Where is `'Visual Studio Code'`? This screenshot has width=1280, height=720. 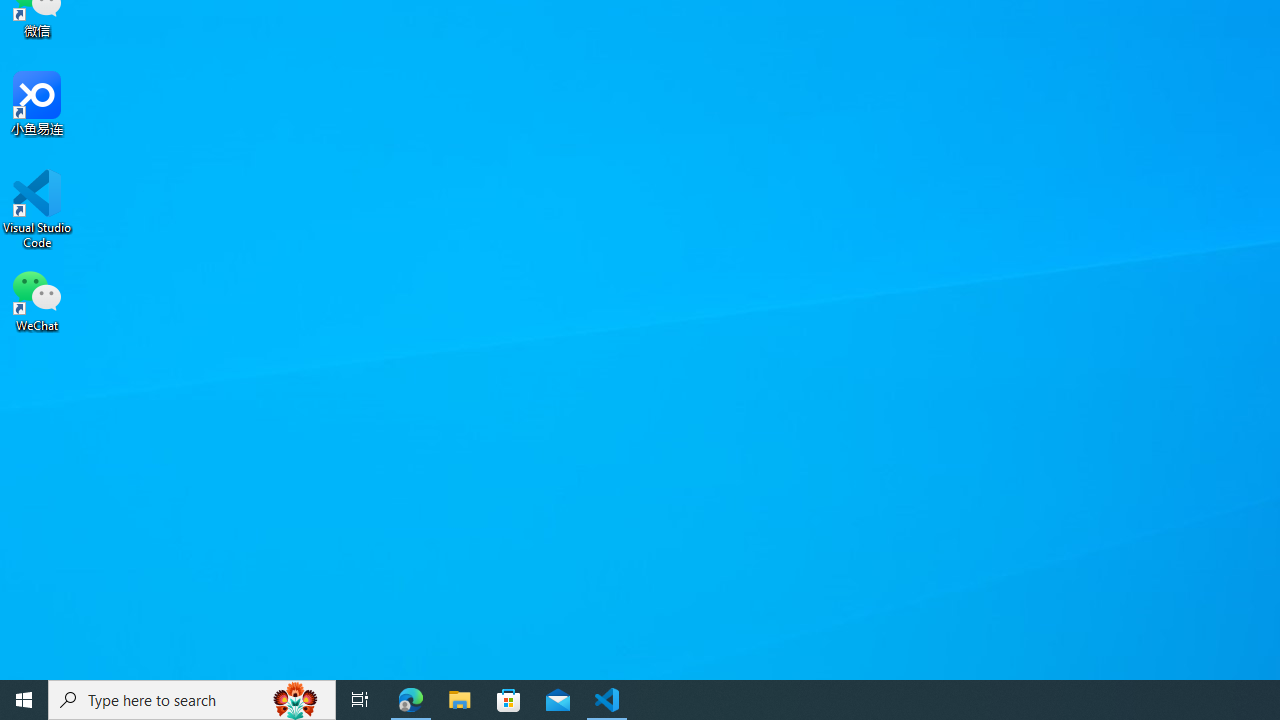 'Visual Studio Code' is located at coordinates (37, 209).